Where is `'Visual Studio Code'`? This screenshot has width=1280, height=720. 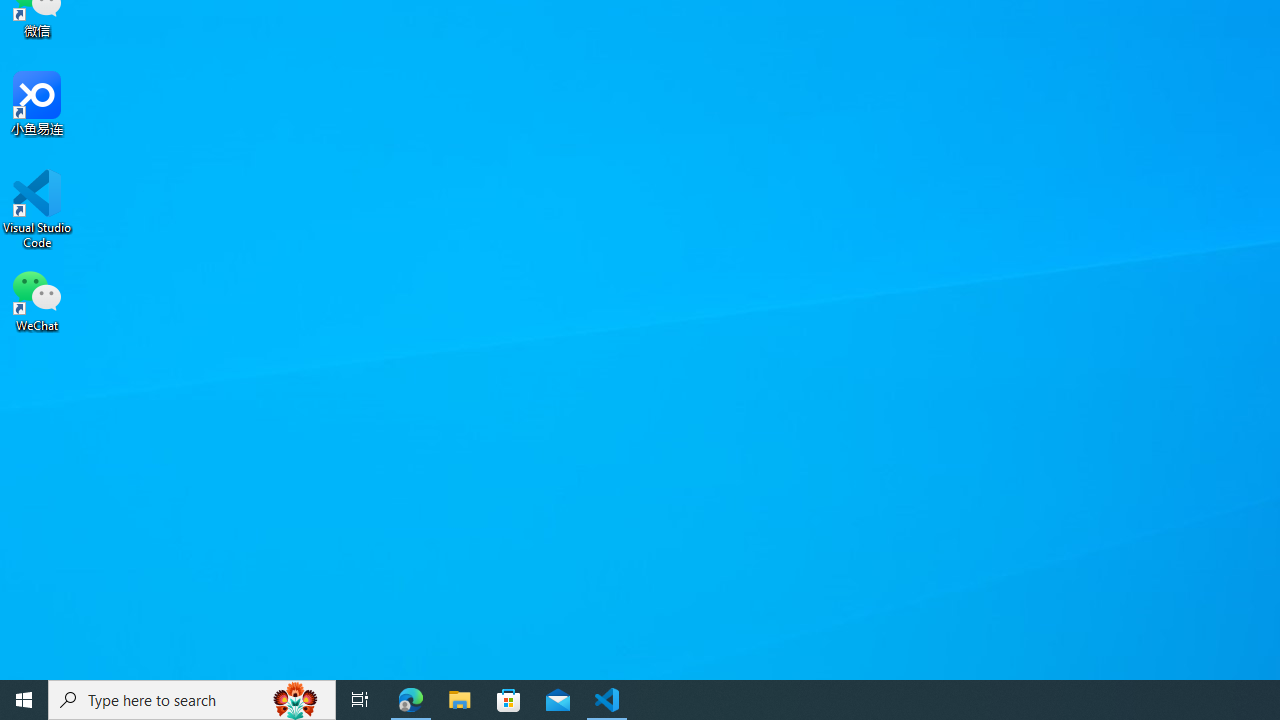 'Visual Studio Code' is located at coordinates (37, 209).